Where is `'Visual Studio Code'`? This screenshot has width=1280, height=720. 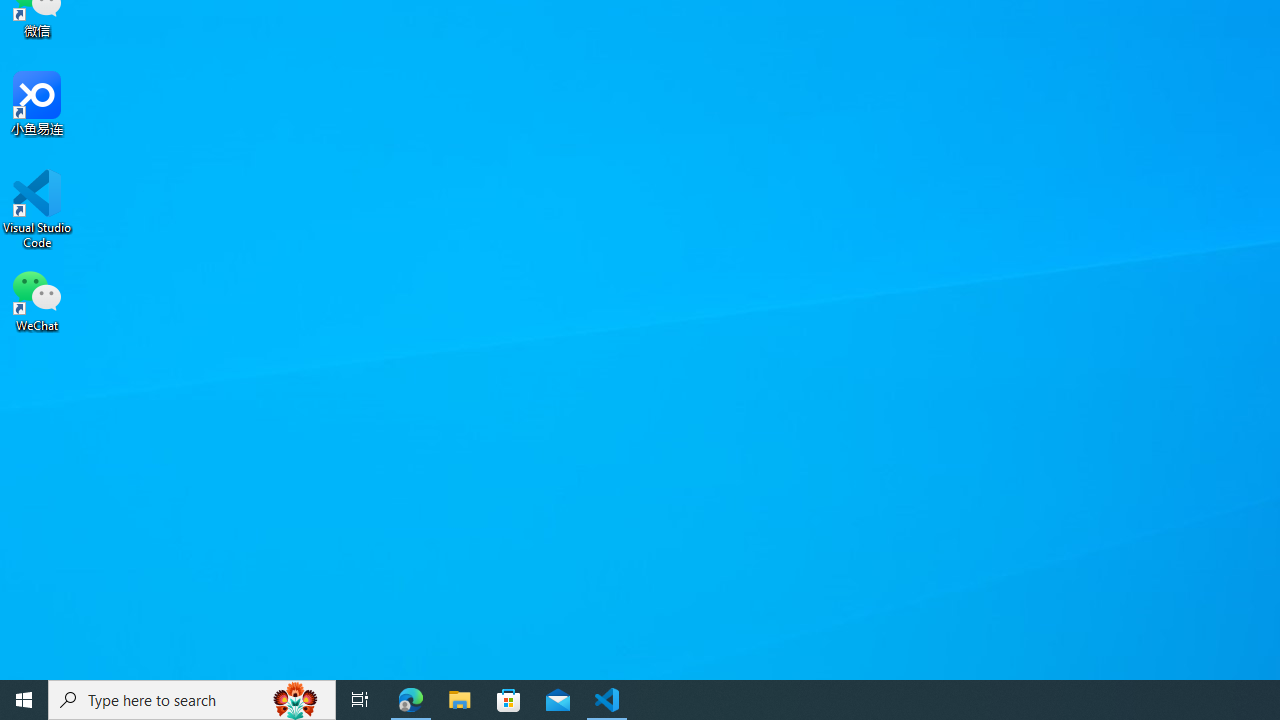 'Visual Studio Code' is located at coordinates (37, 209).